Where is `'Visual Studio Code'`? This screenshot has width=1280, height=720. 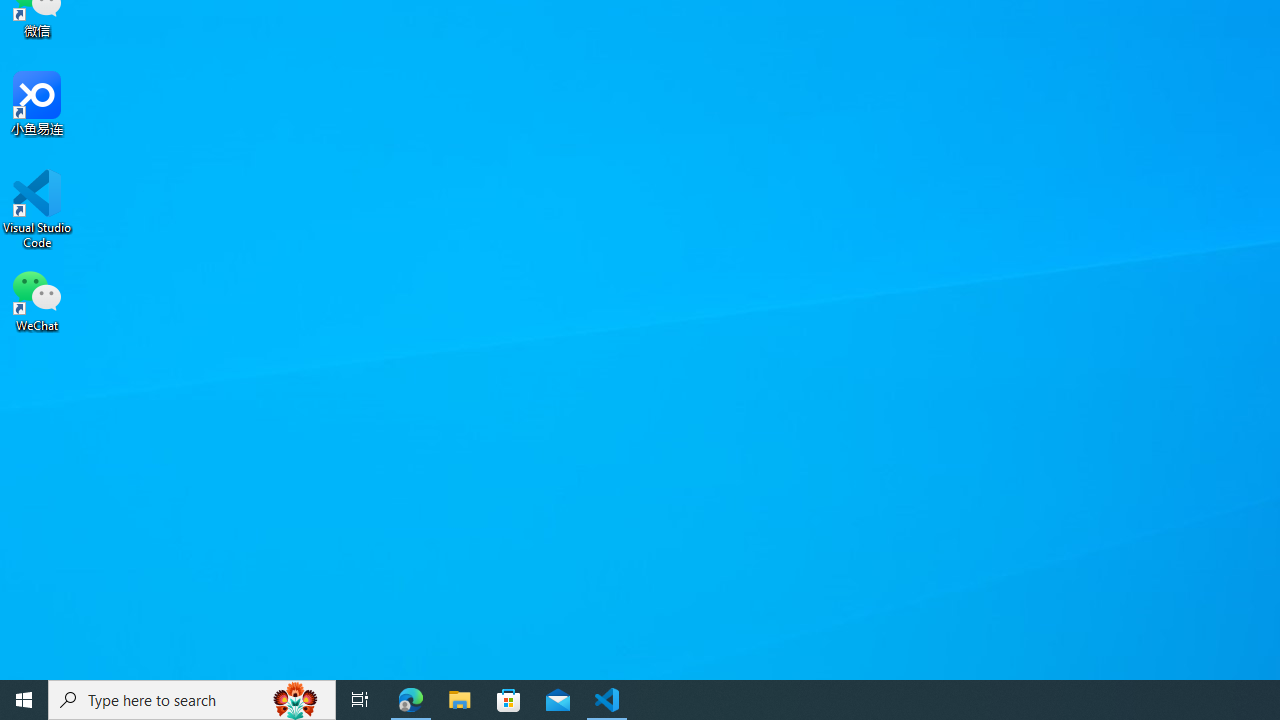 'Visual Studio Code' is located at coordinates (37, 209).